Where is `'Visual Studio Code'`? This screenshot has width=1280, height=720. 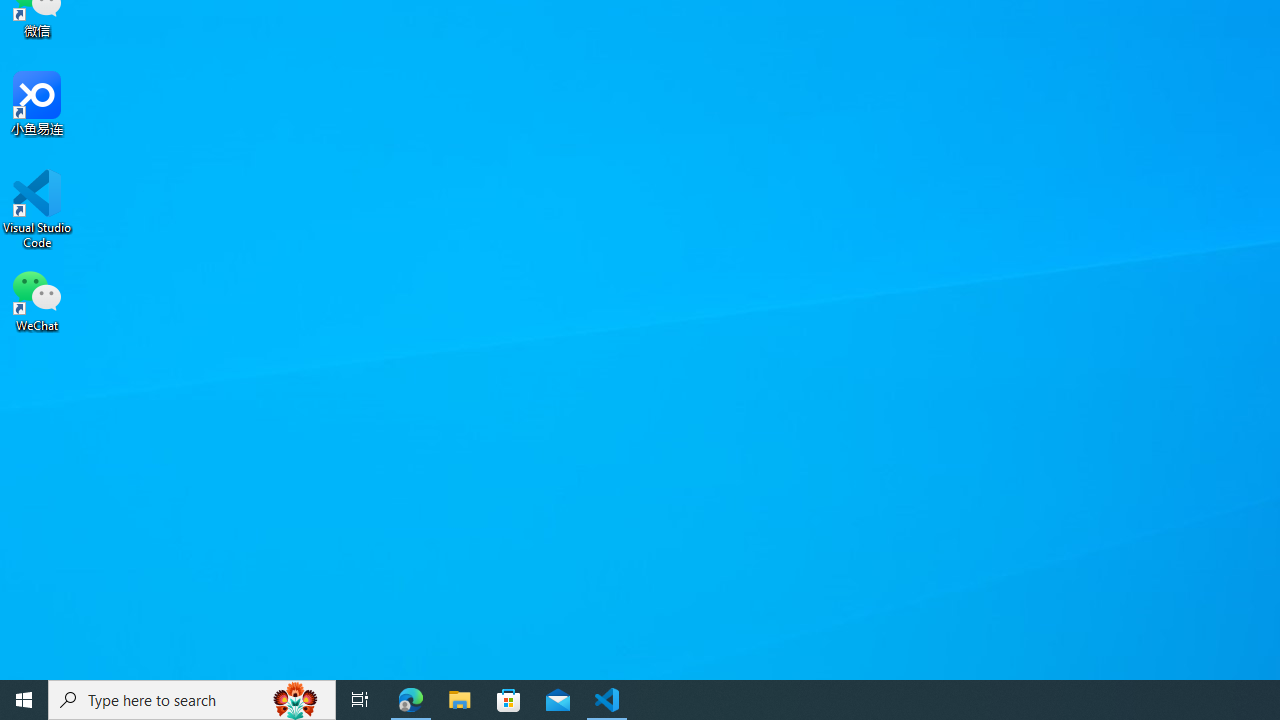 'Visual Studio Code' is located at coordinates (37, 209).